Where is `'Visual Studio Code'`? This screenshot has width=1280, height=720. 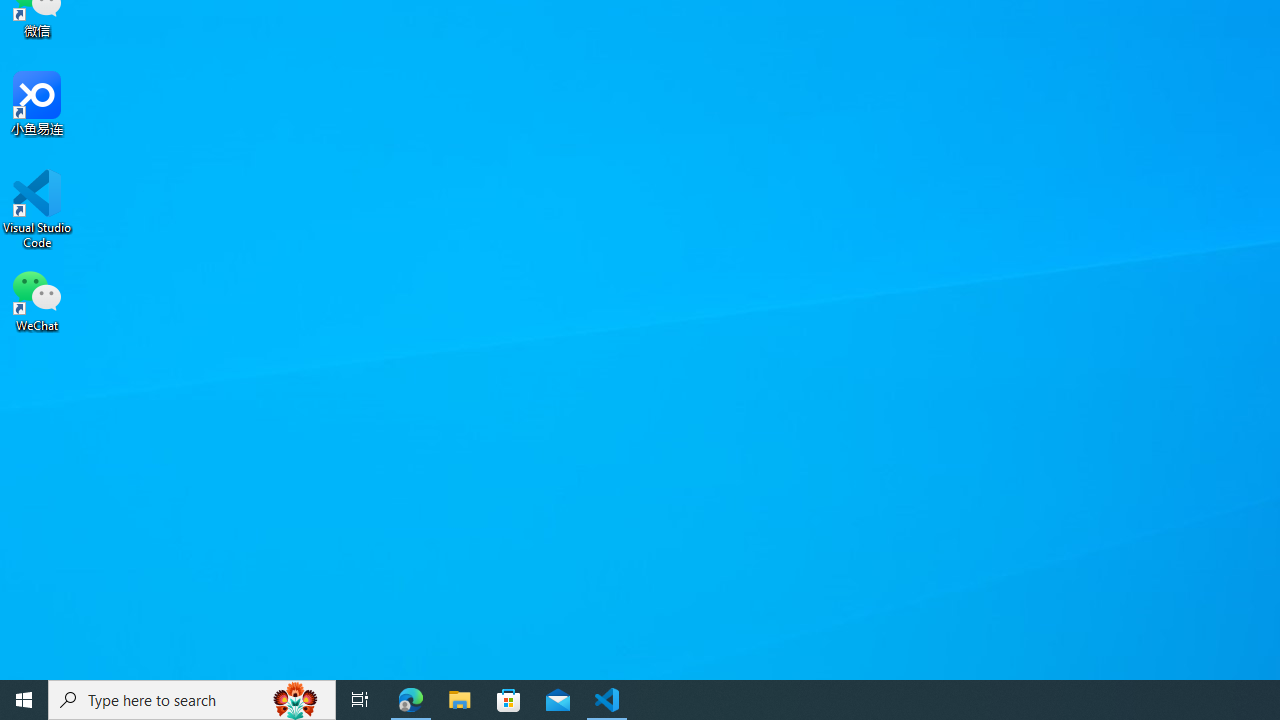 'Visual Studio Code' is located at coordinates (37, 209).